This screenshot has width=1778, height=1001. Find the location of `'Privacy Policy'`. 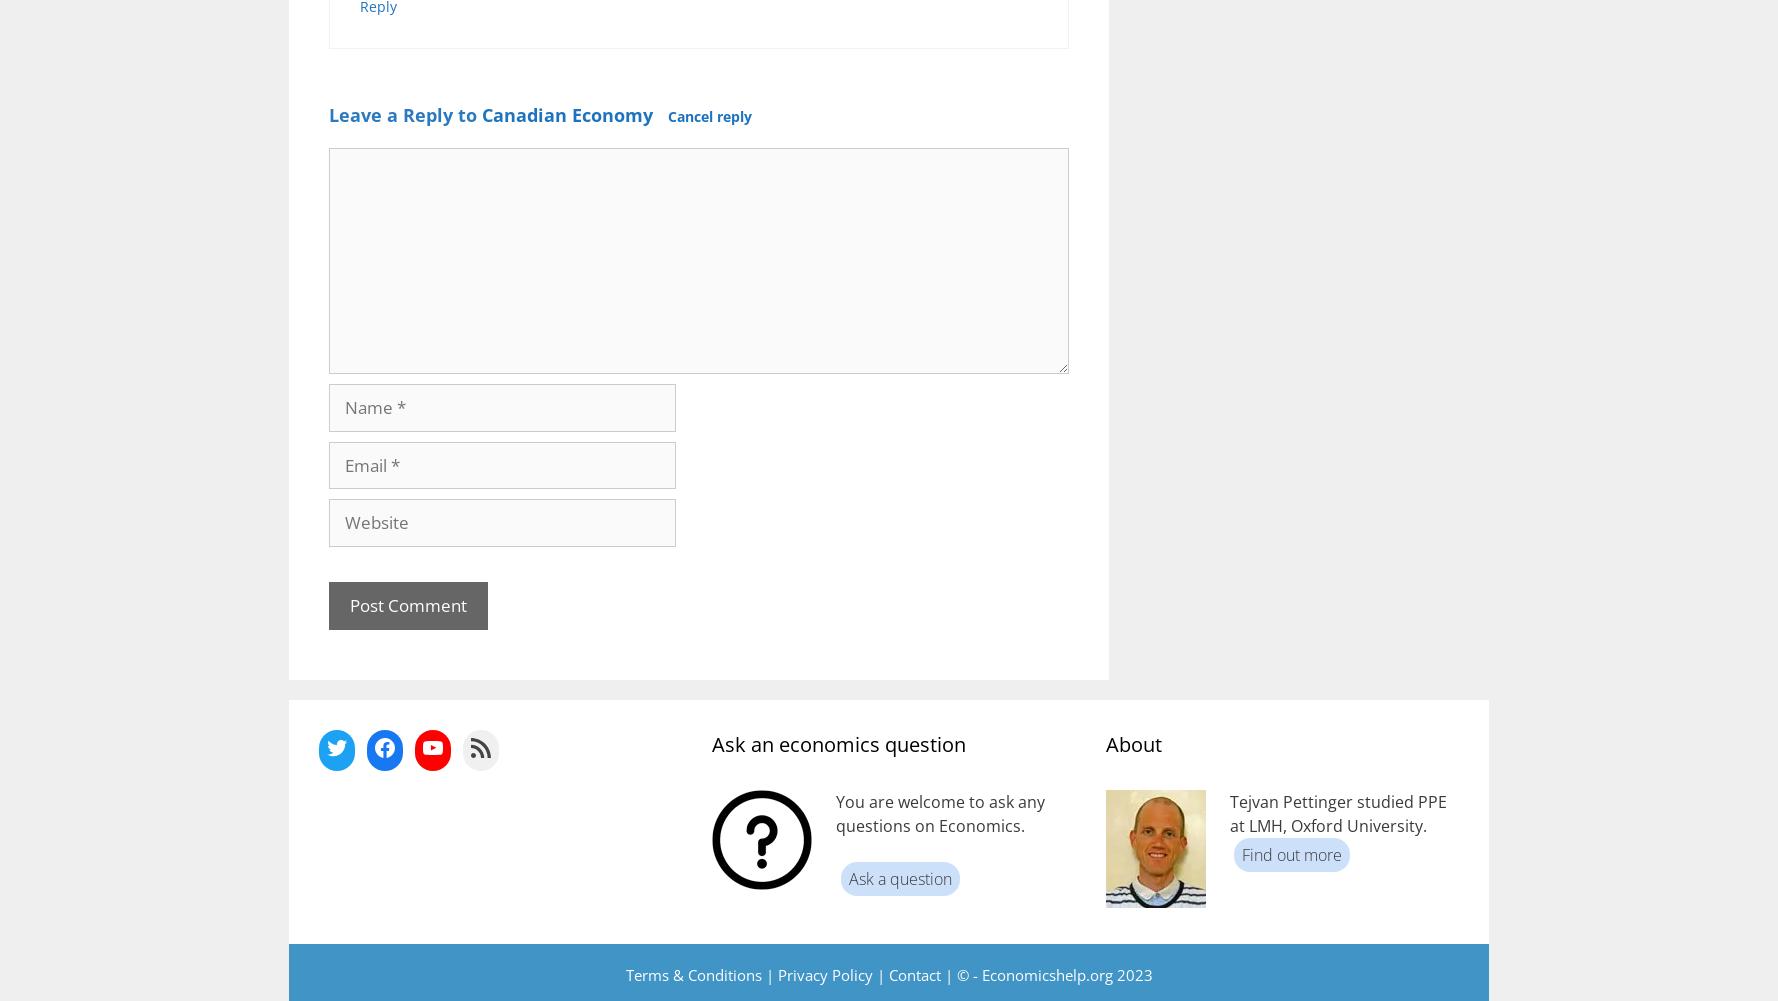

'Privacy Policy' is located at coordinates (824, 972).